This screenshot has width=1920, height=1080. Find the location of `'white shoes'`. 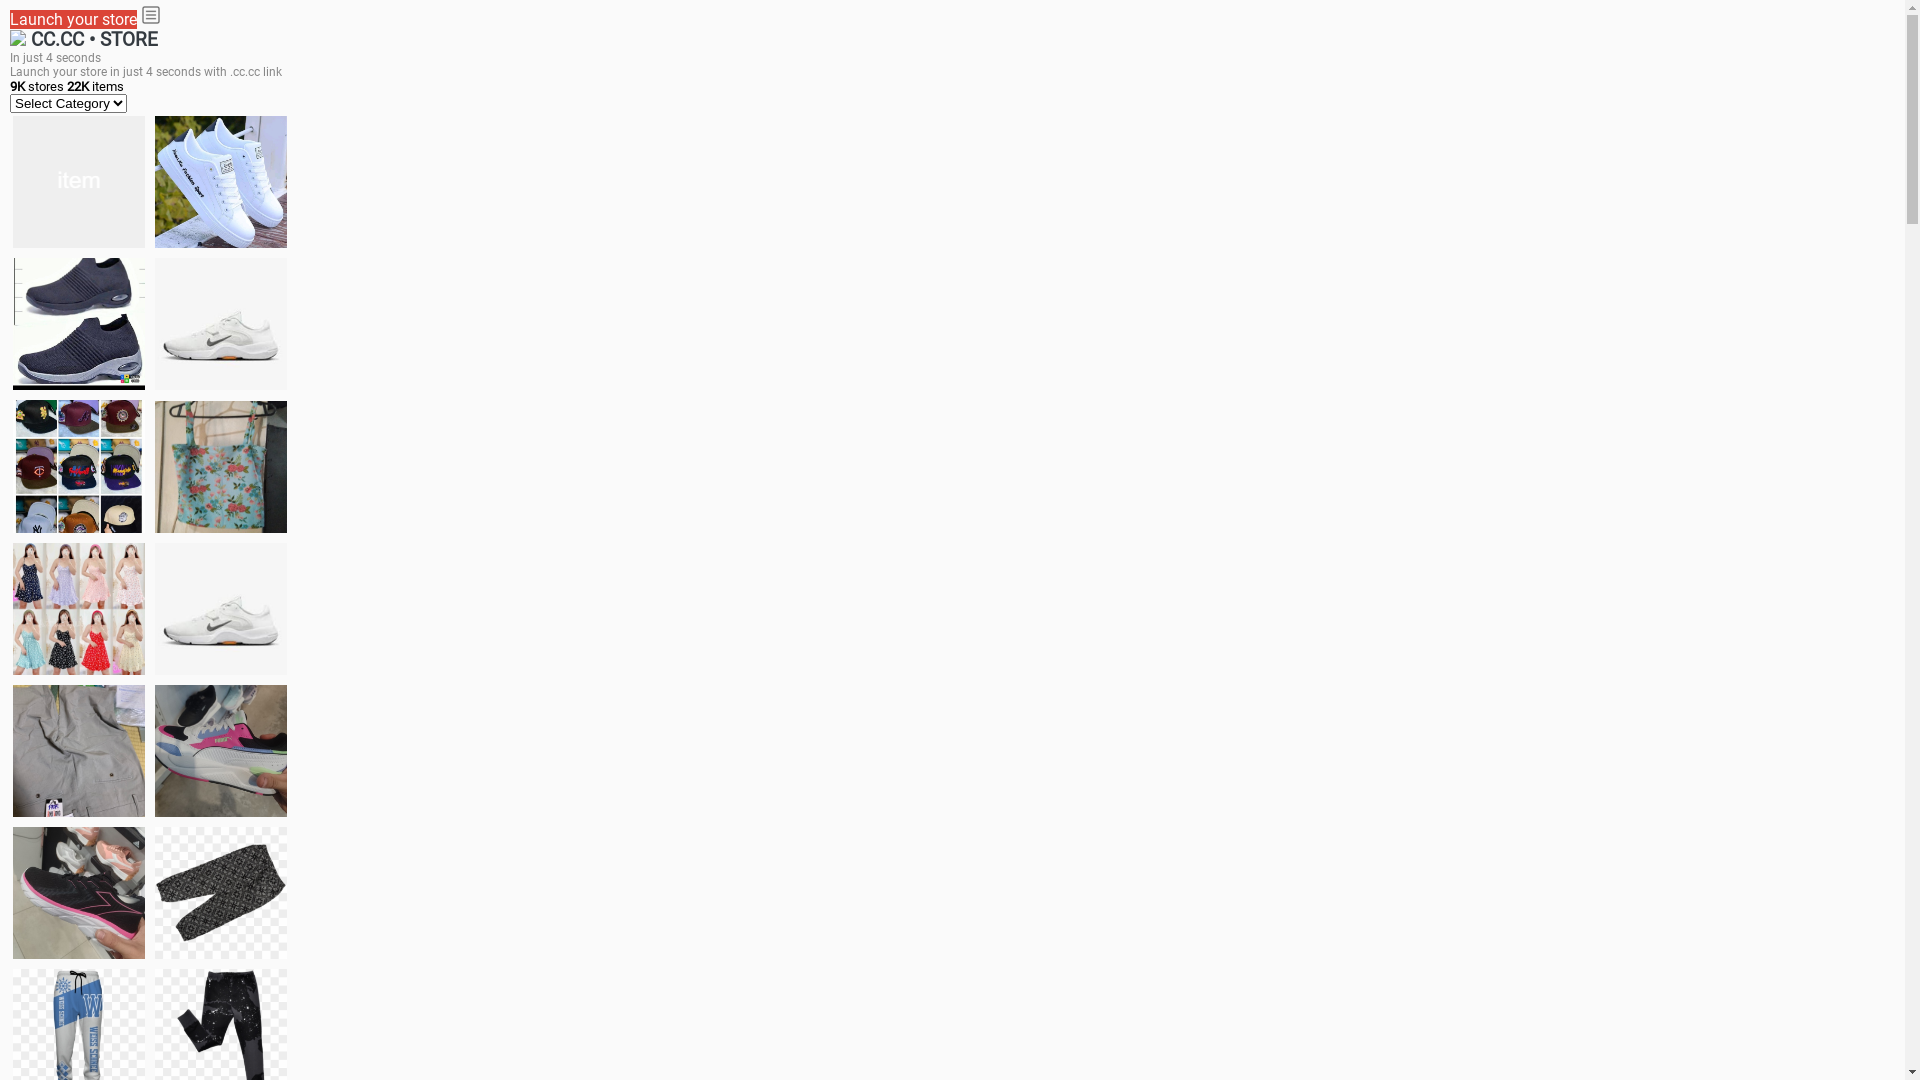

'white shoes' is located at coordinates (153, 181).